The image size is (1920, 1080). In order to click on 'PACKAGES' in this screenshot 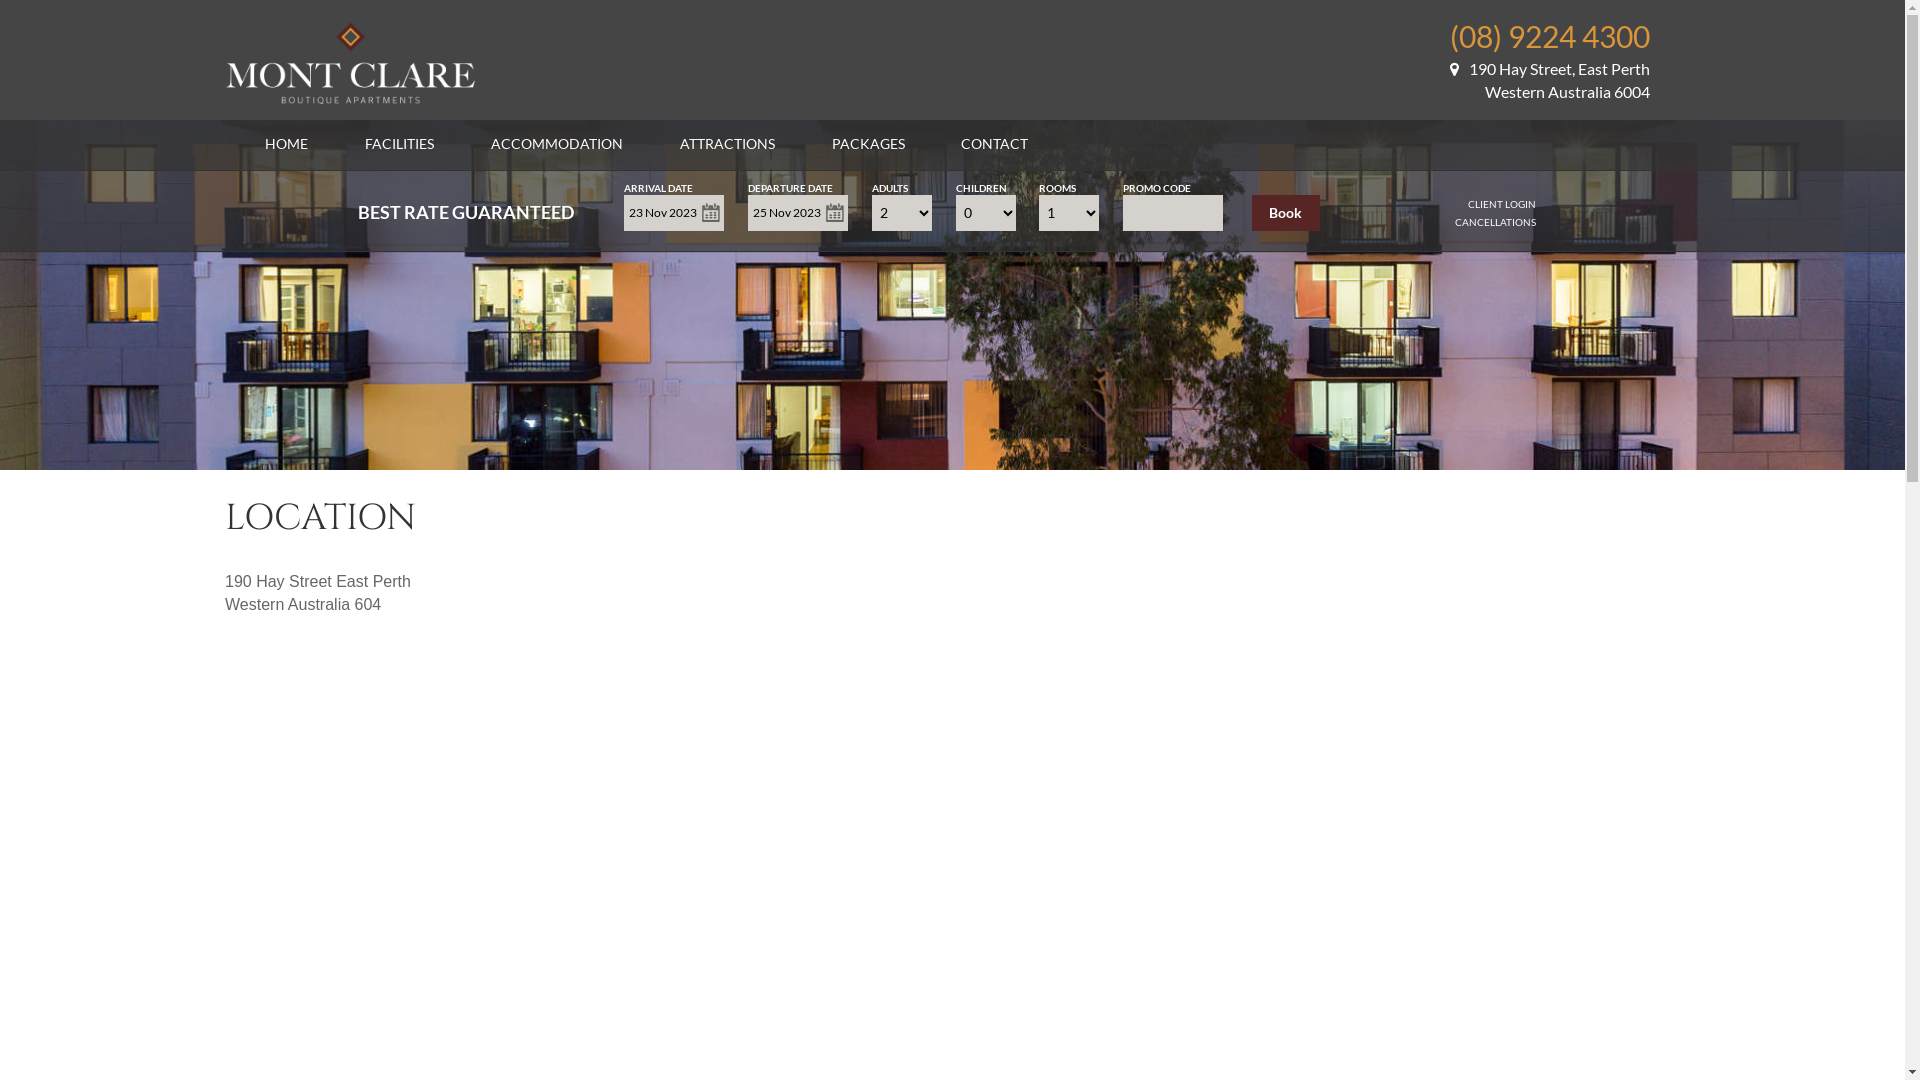, I will do `click(868, 142)`.